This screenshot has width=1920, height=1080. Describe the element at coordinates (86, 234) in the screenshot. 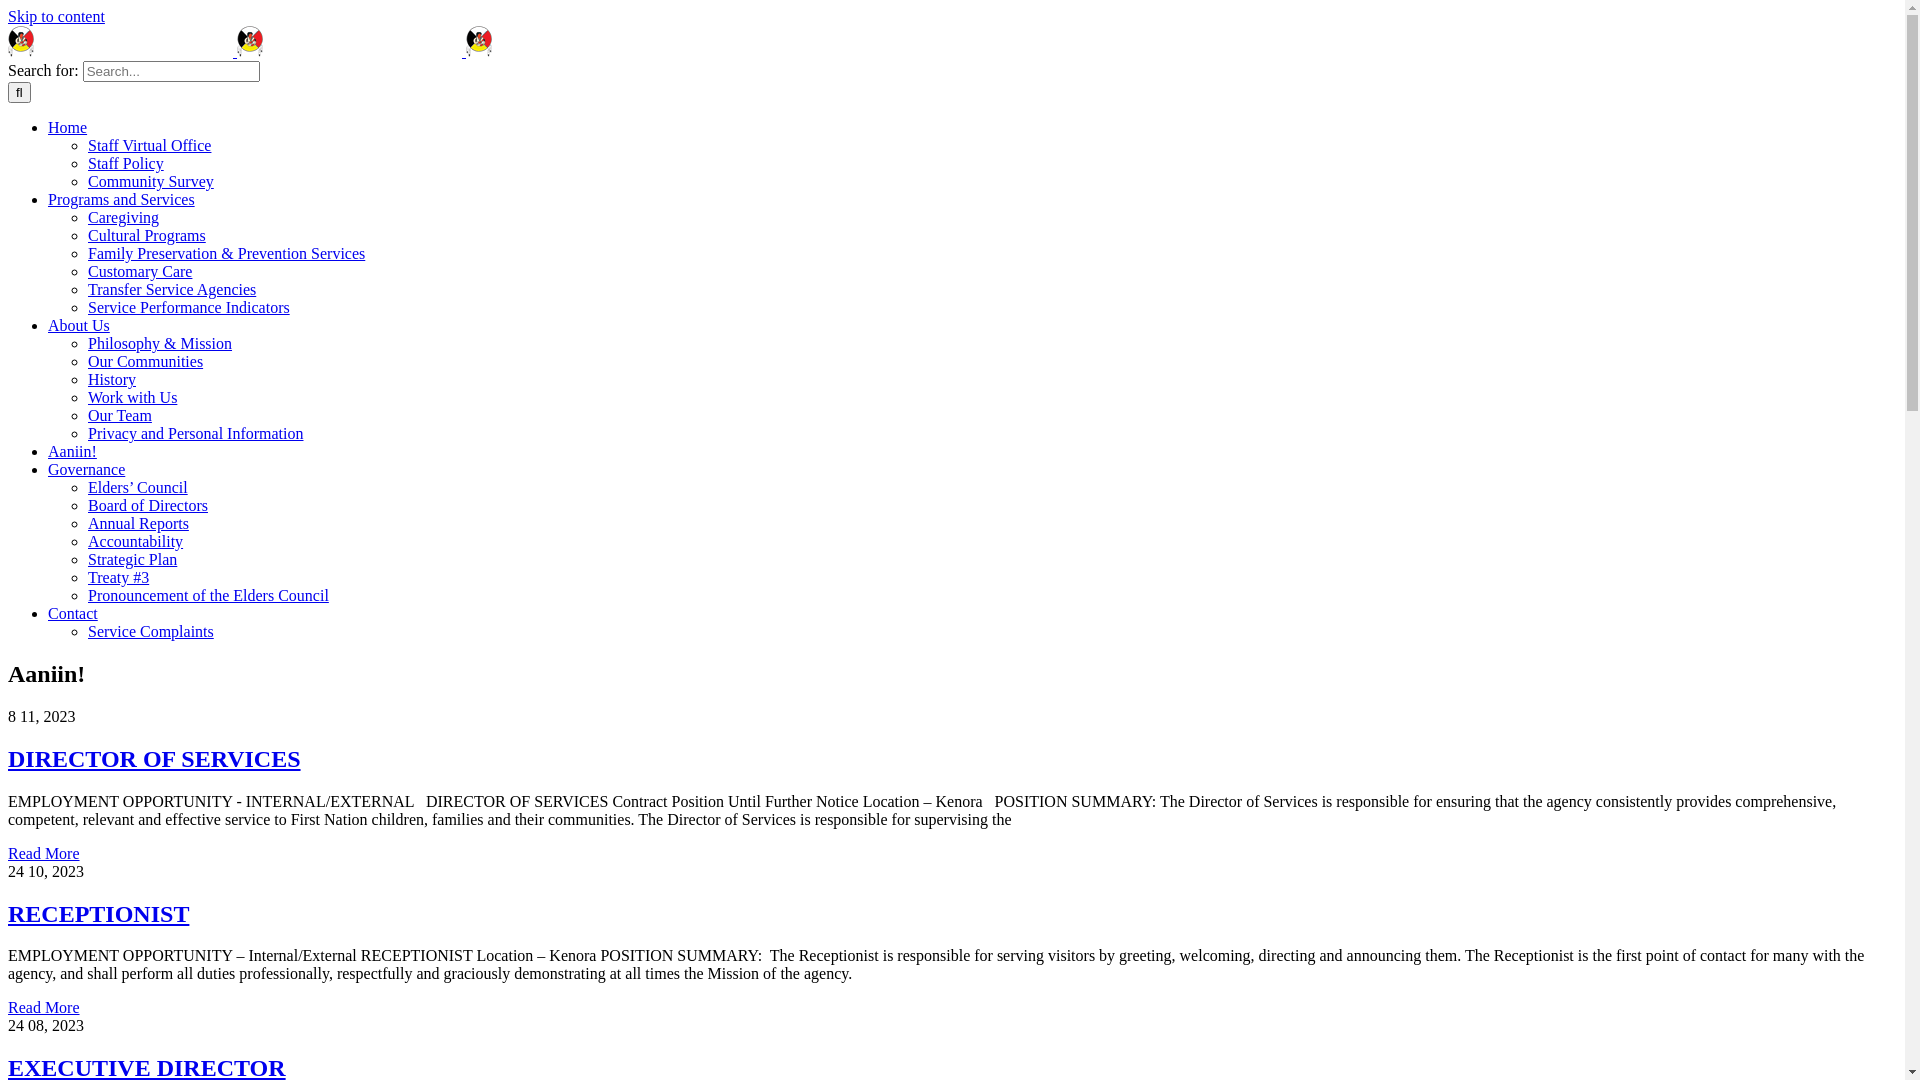

I see `'Cultural Programs'` at that location.